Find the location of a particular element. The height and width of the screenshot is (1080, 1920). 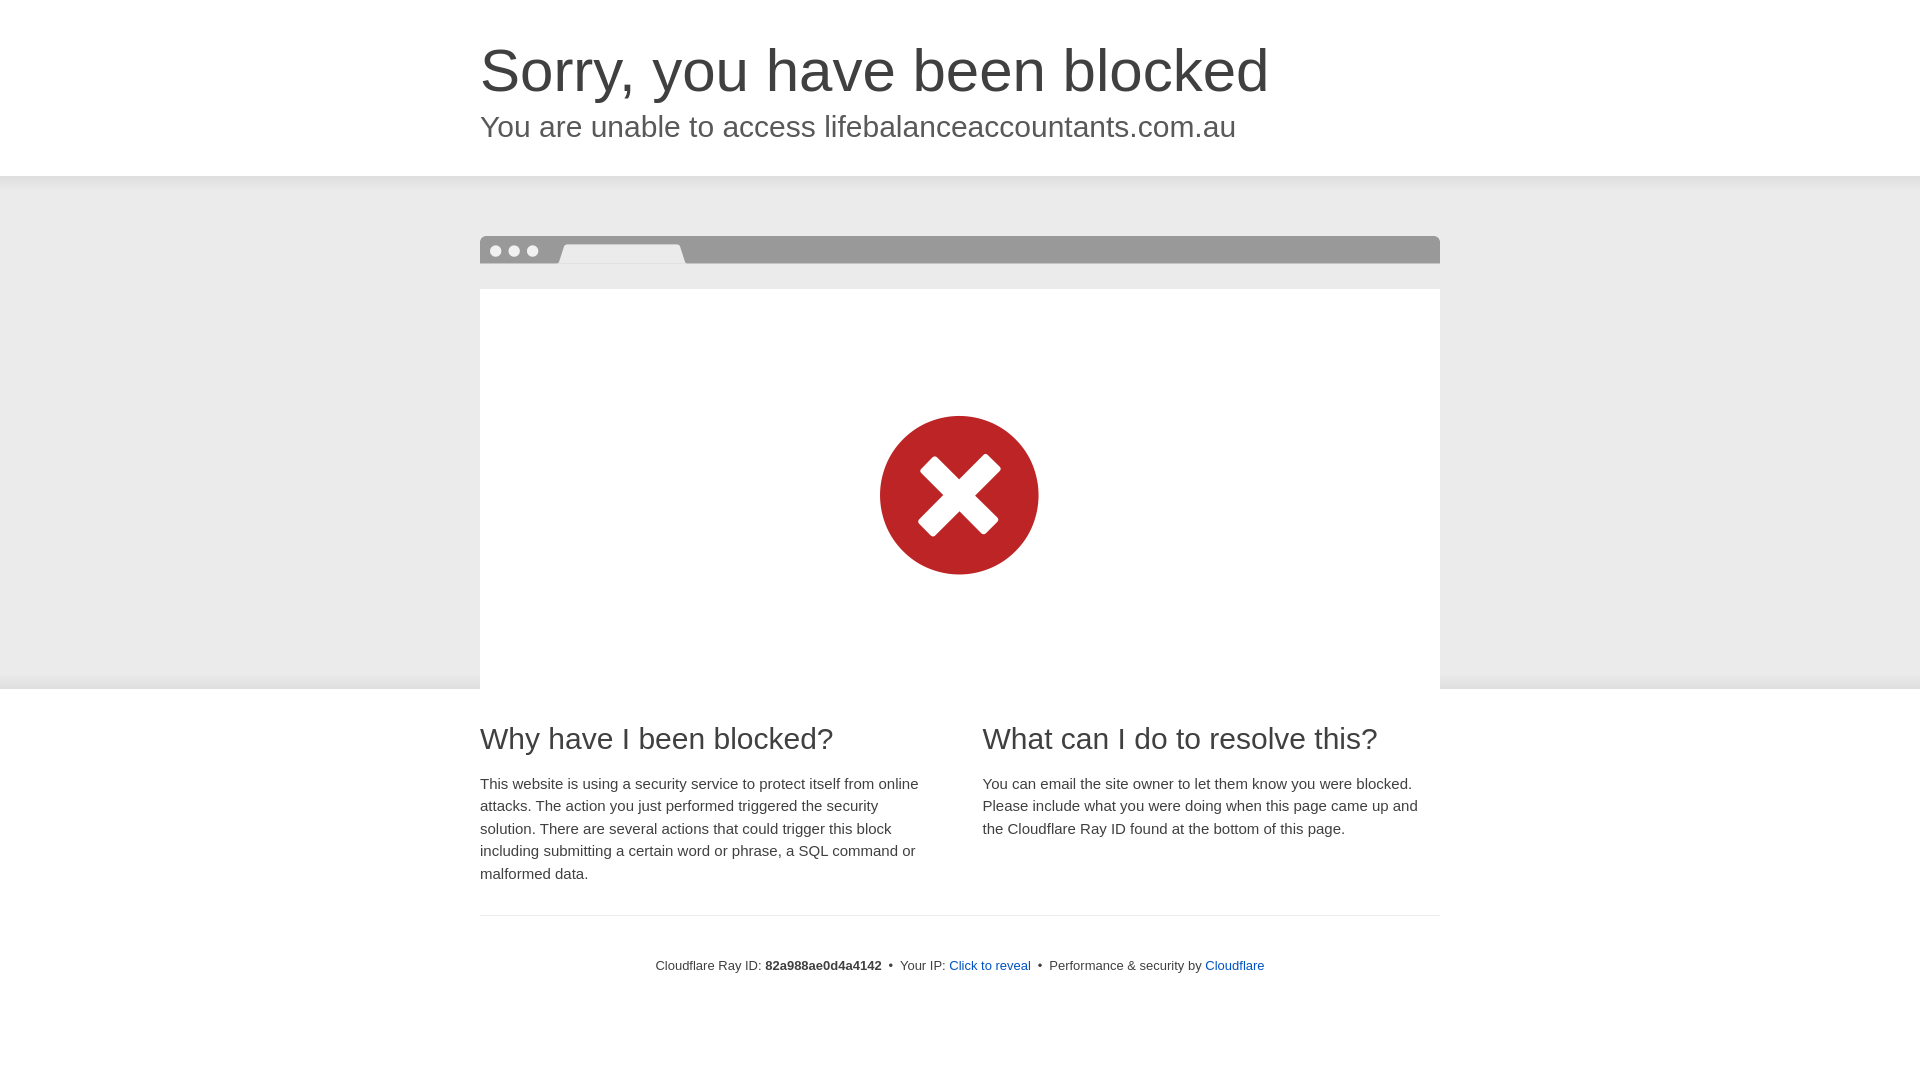

'Click to reveal' is located at coordinates (989, 964).